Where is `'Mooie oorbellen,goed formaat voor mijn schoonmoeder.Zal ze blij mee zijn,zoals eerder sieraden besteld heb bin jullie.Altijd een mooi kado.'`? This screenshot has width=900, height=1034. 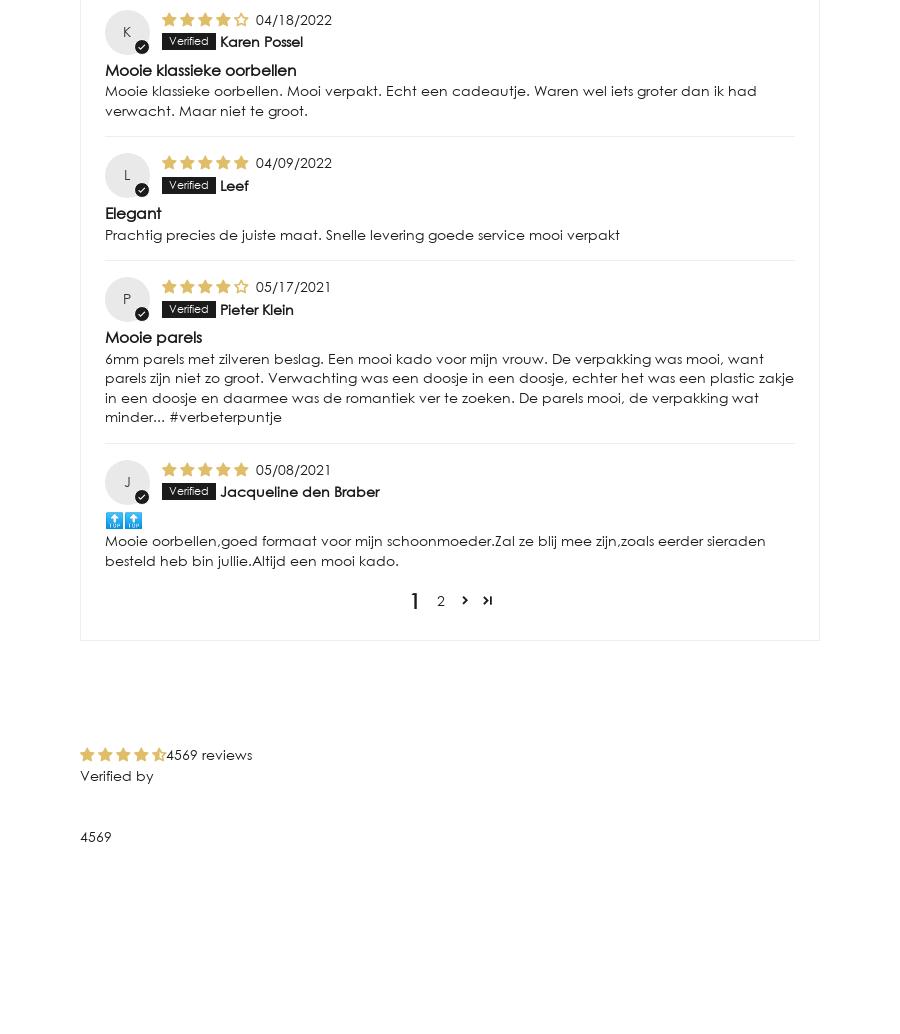
'Mooie oorbellen,goed formaat voor mijn schoonmoeder.Zal ze blij mee zijn,zoals eerder sieraden besteld heb bin jullie.Altijd een mooi kado.' is located at coordinates (435, 549).